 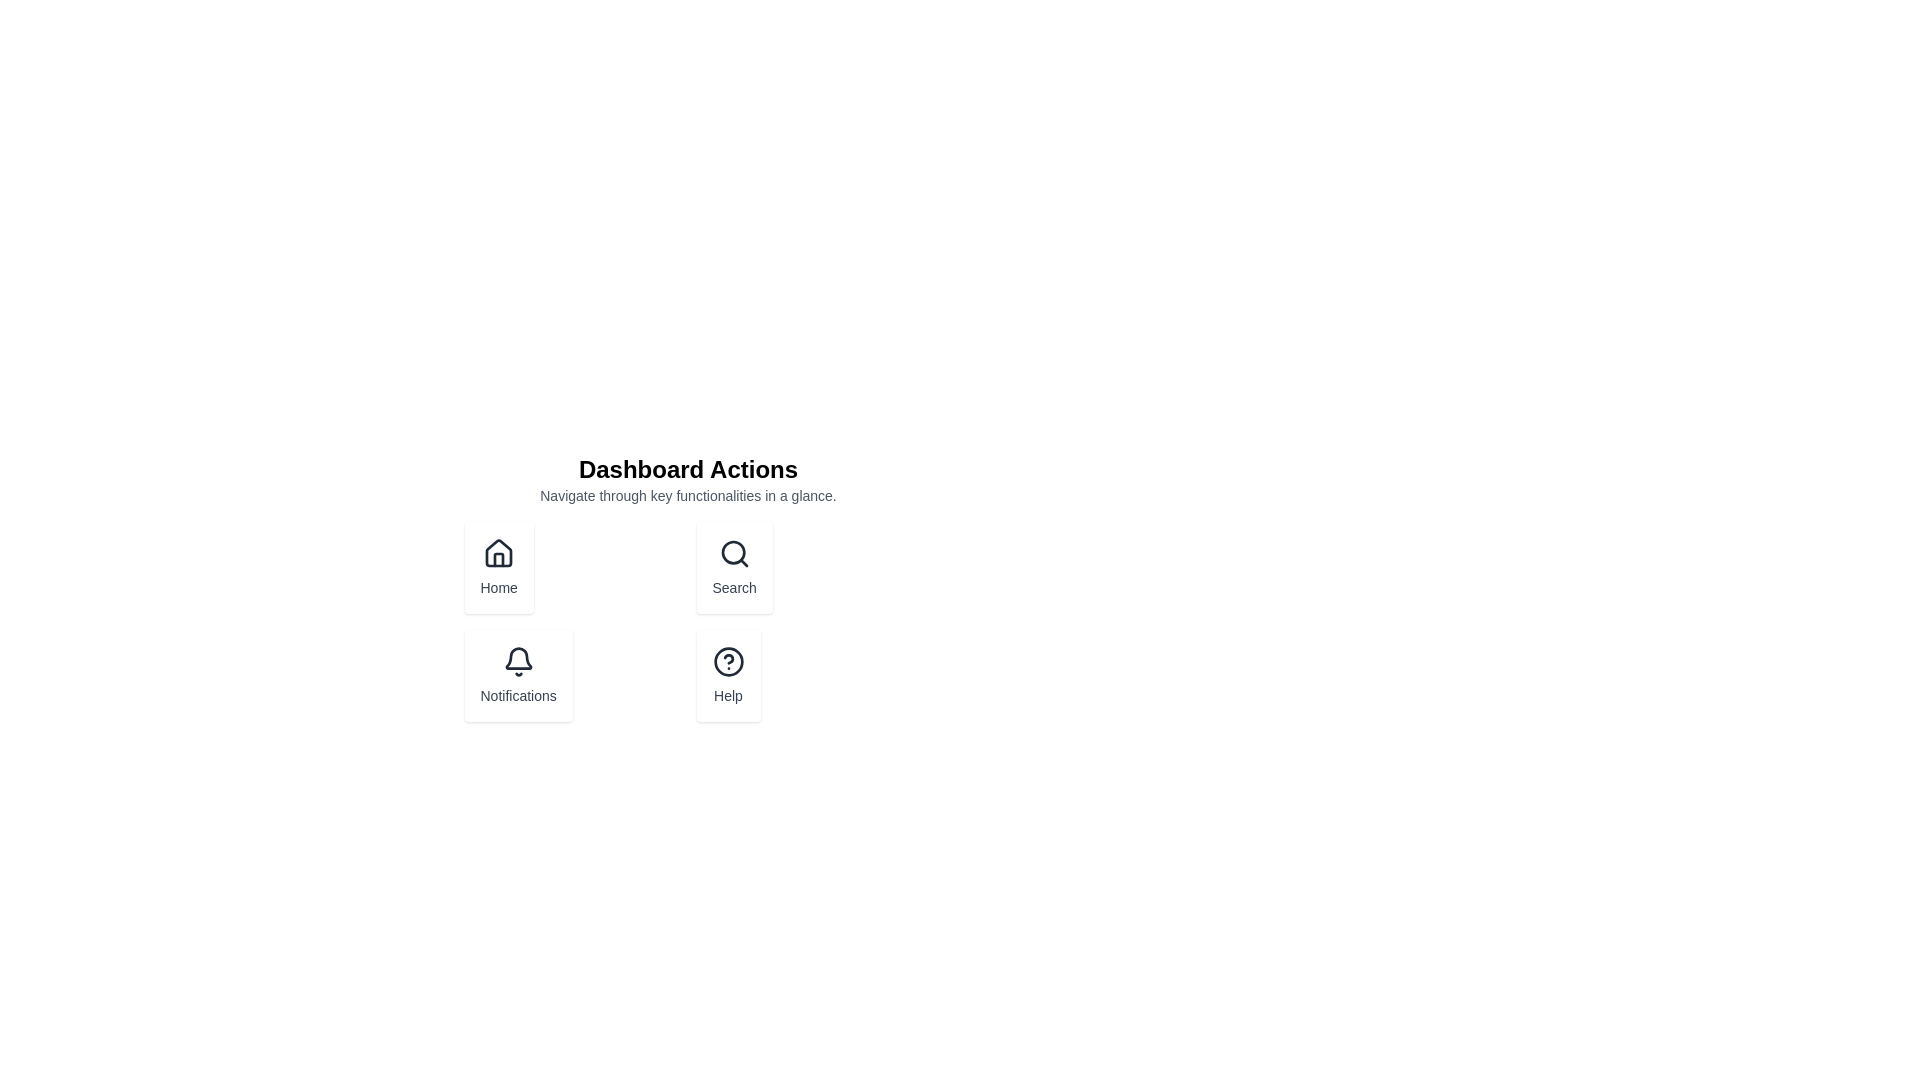 What do you see at coordinates (727, 675) in the screenshot?
I see `the help button located in the bottom-right corner of the 2x2 grid` at bounding box center [727, 675].